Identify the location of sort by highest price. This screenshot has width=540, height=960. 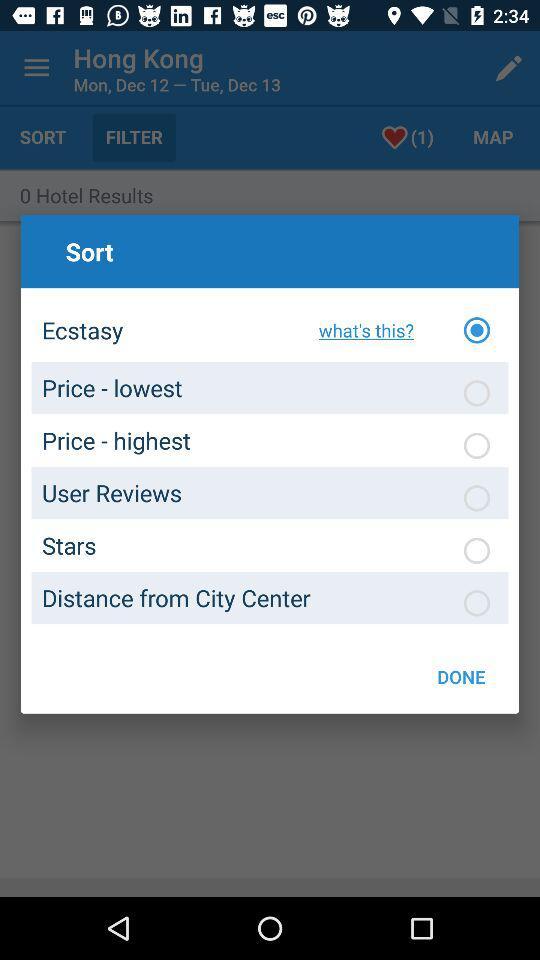
(475, 445).